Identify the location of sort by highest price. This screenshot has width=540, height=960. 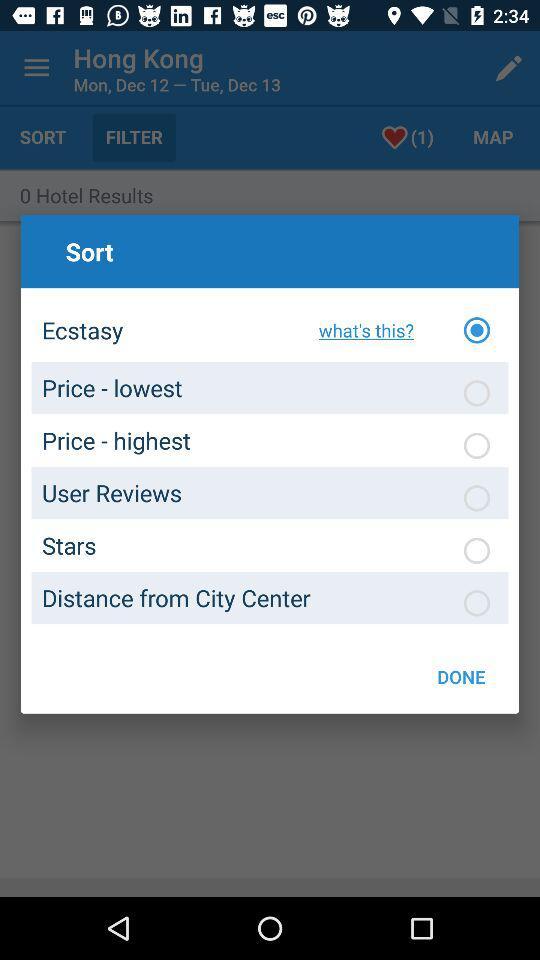
(475, 445).